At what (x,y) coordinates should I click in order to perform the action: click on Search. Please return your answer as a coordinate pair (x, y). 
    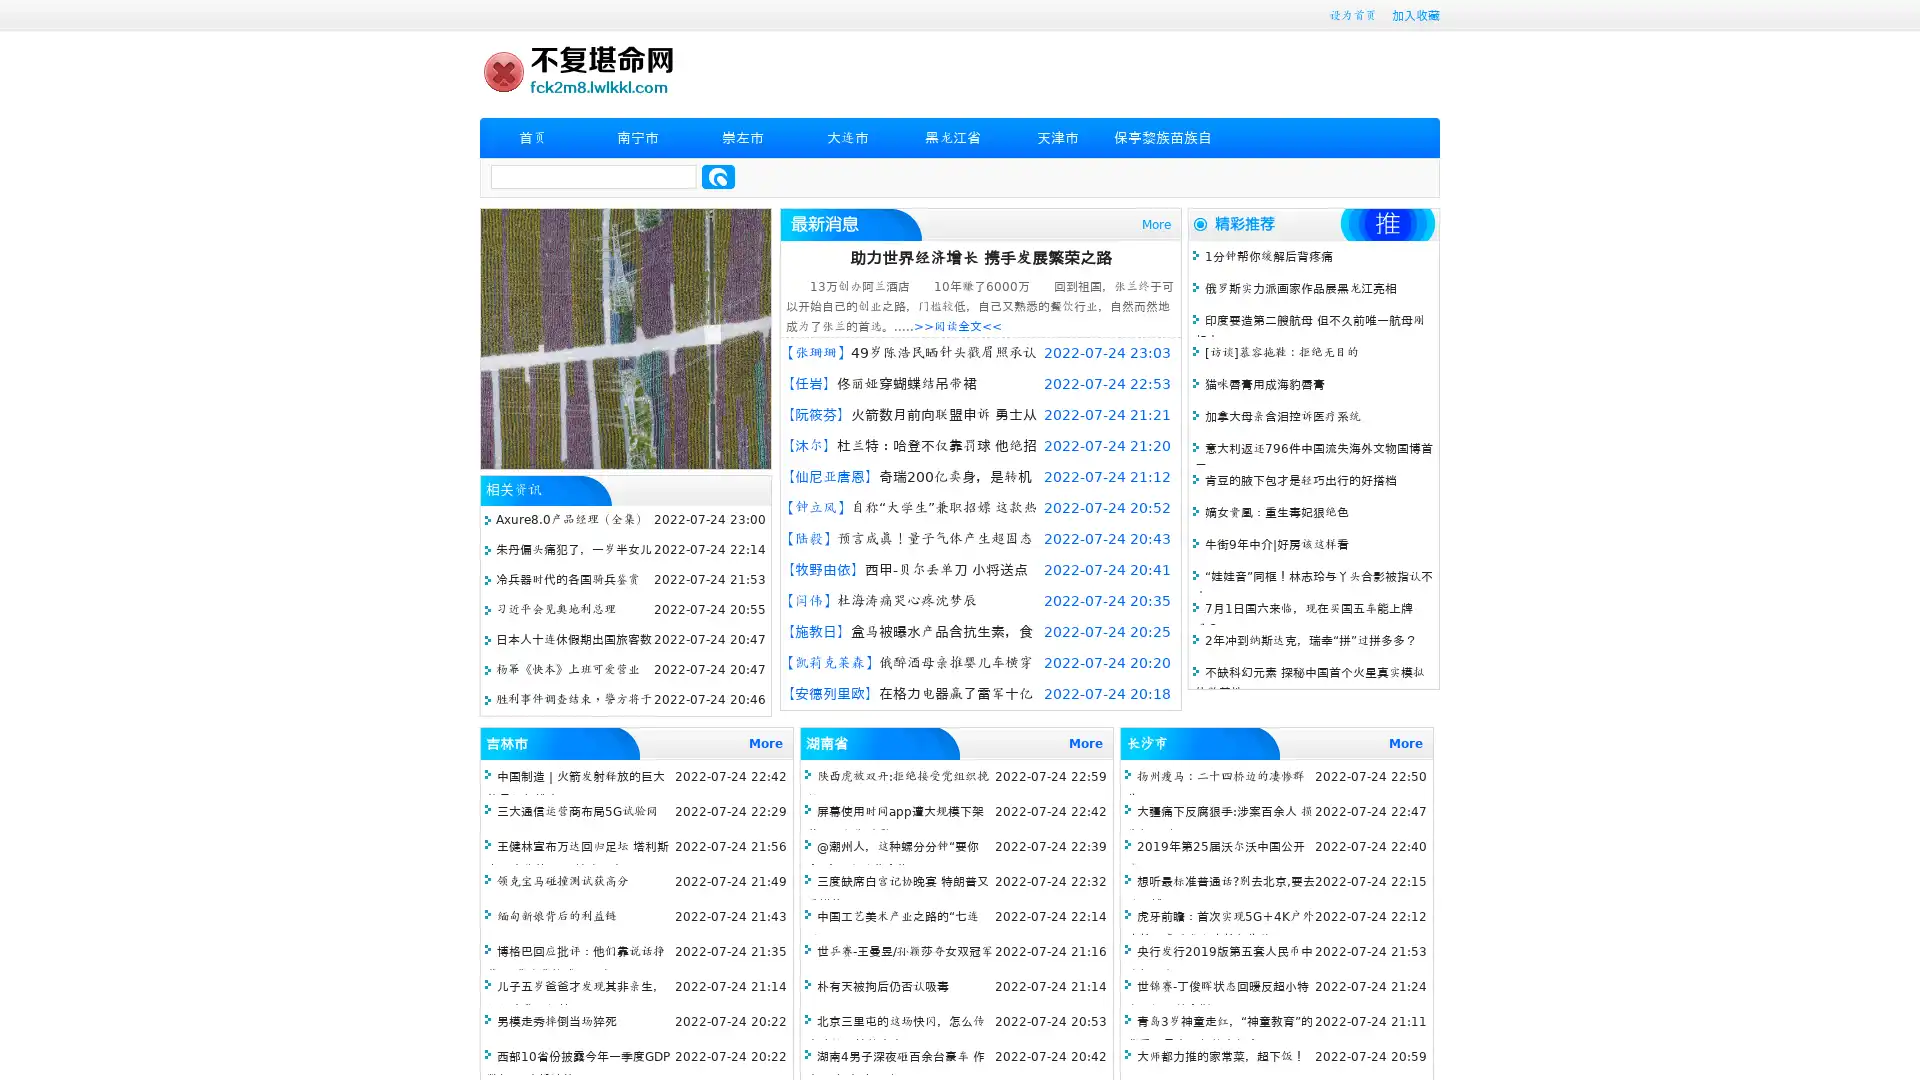
    Looking at the image, I should click on (718, 176).